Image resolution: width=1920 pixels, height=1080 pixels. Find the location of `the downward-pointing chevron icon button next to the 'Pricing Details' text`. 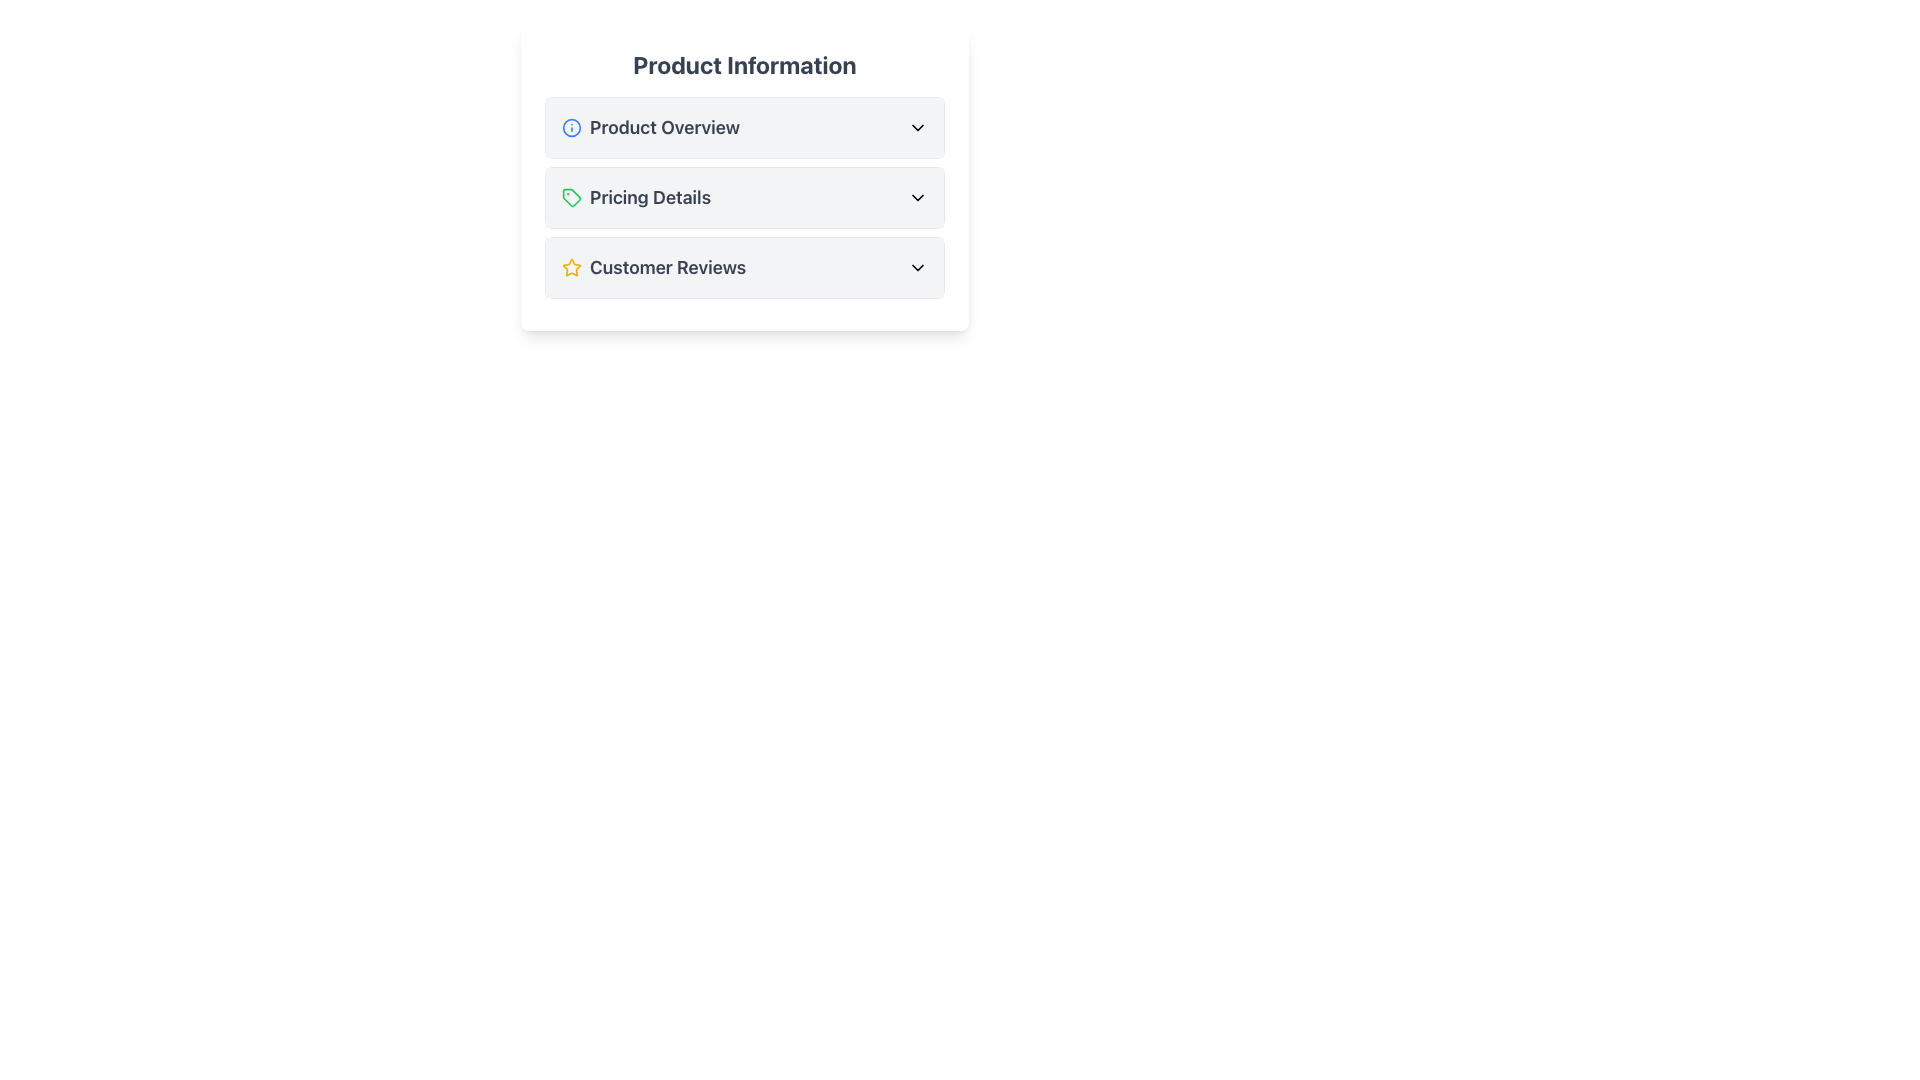

the downward-pointing chevron icon button next to the 'Pricing Details' text is located at coordinates (916, 197).